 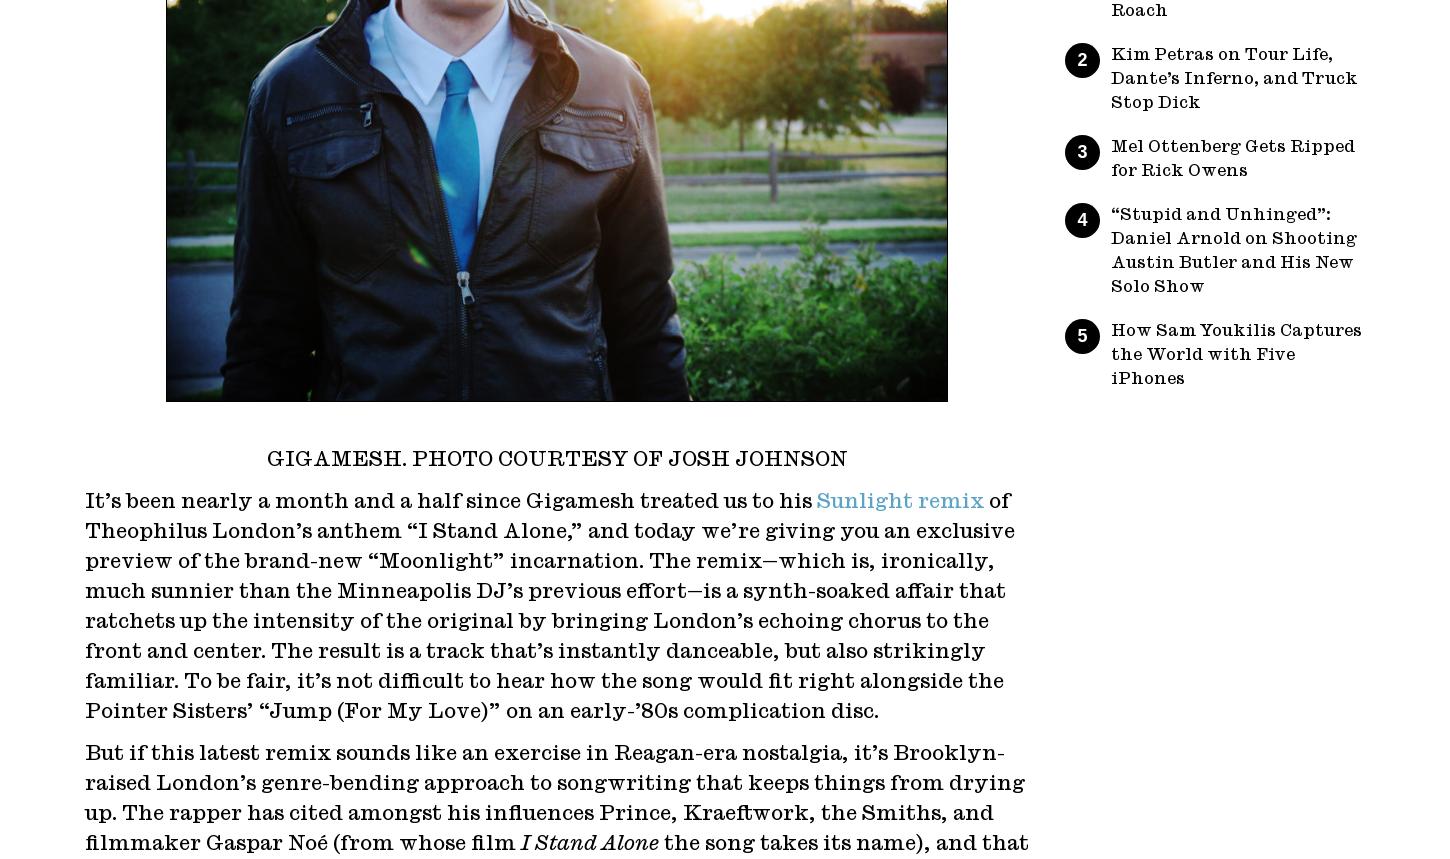 What do you see at coordinates (1234, 78) in the screenshot?
I see `'Kim Petras on Tour Life, Dante’s Inferno, and Truck Stop Dick'` at bounding box center [1234, 78].